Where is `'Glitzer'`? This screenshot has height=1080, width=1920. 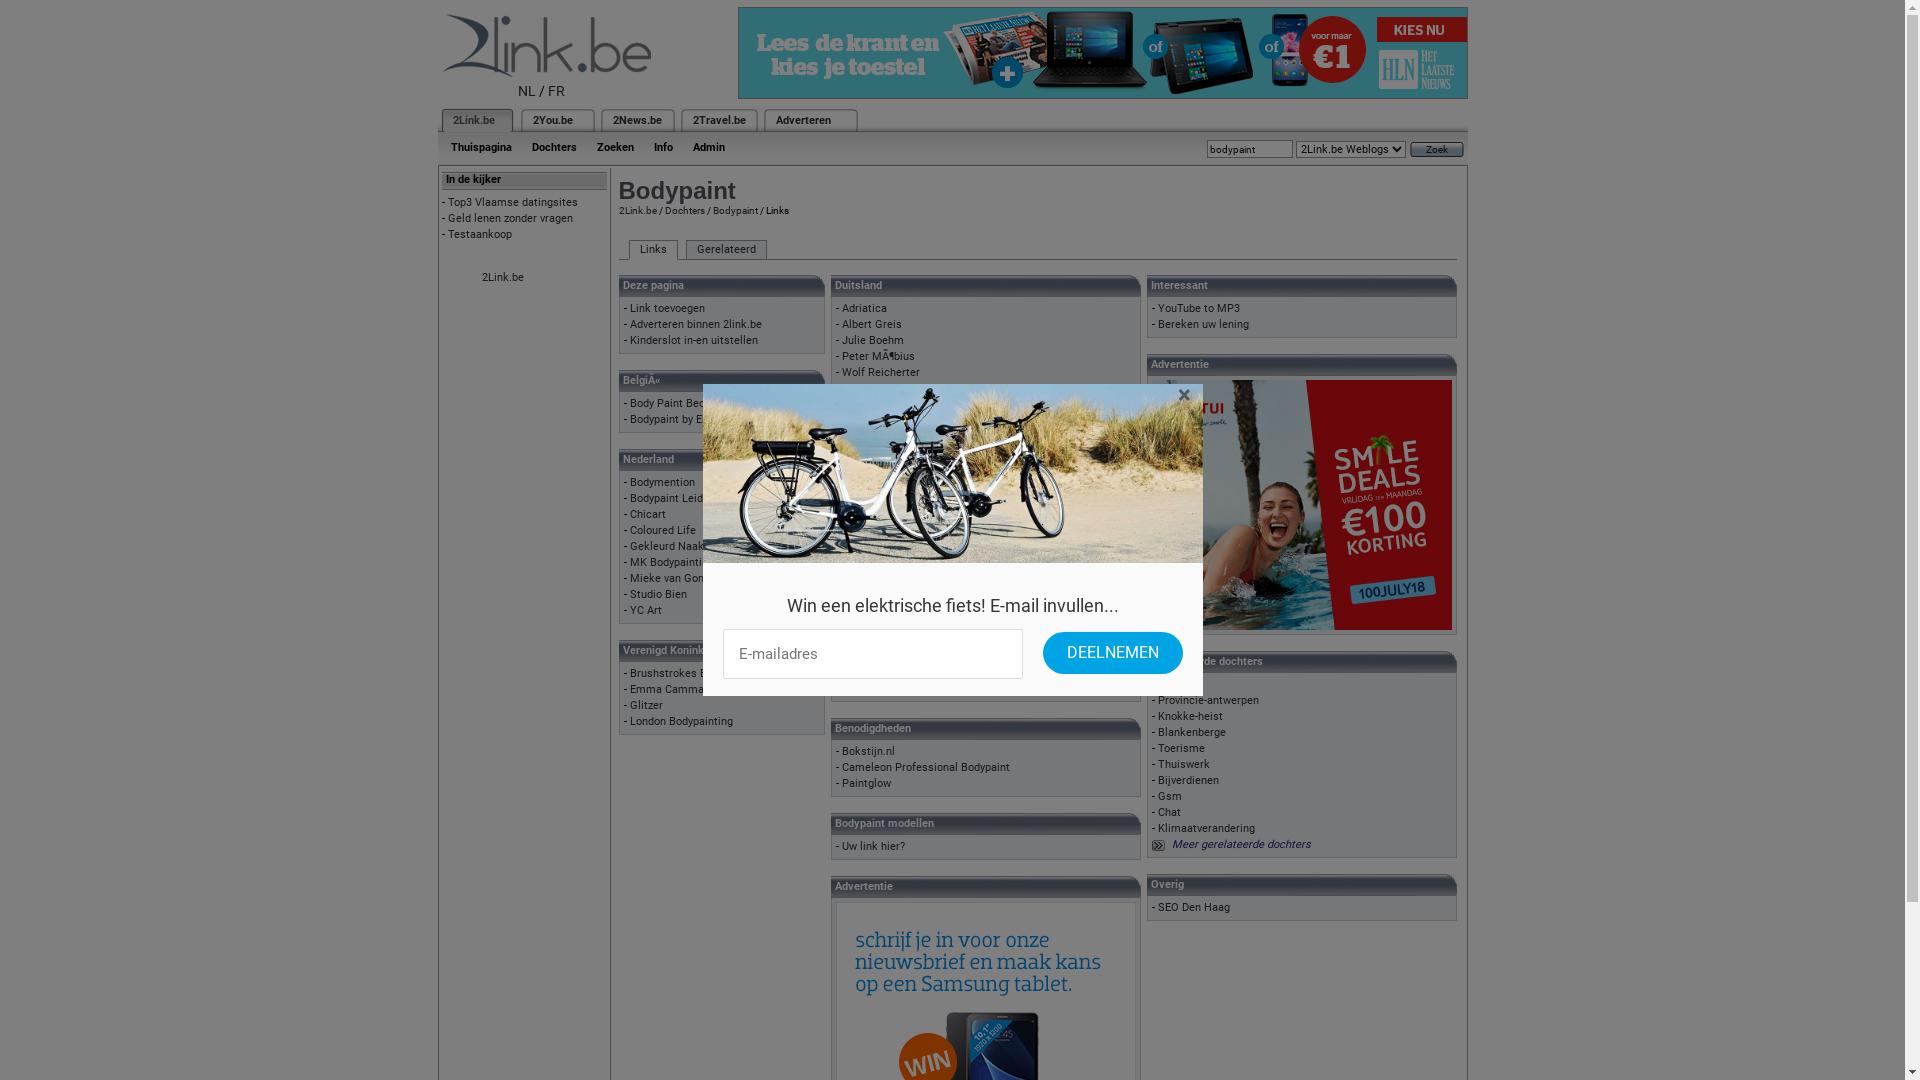 'Glitzer' is located at coordinates (628, 704).